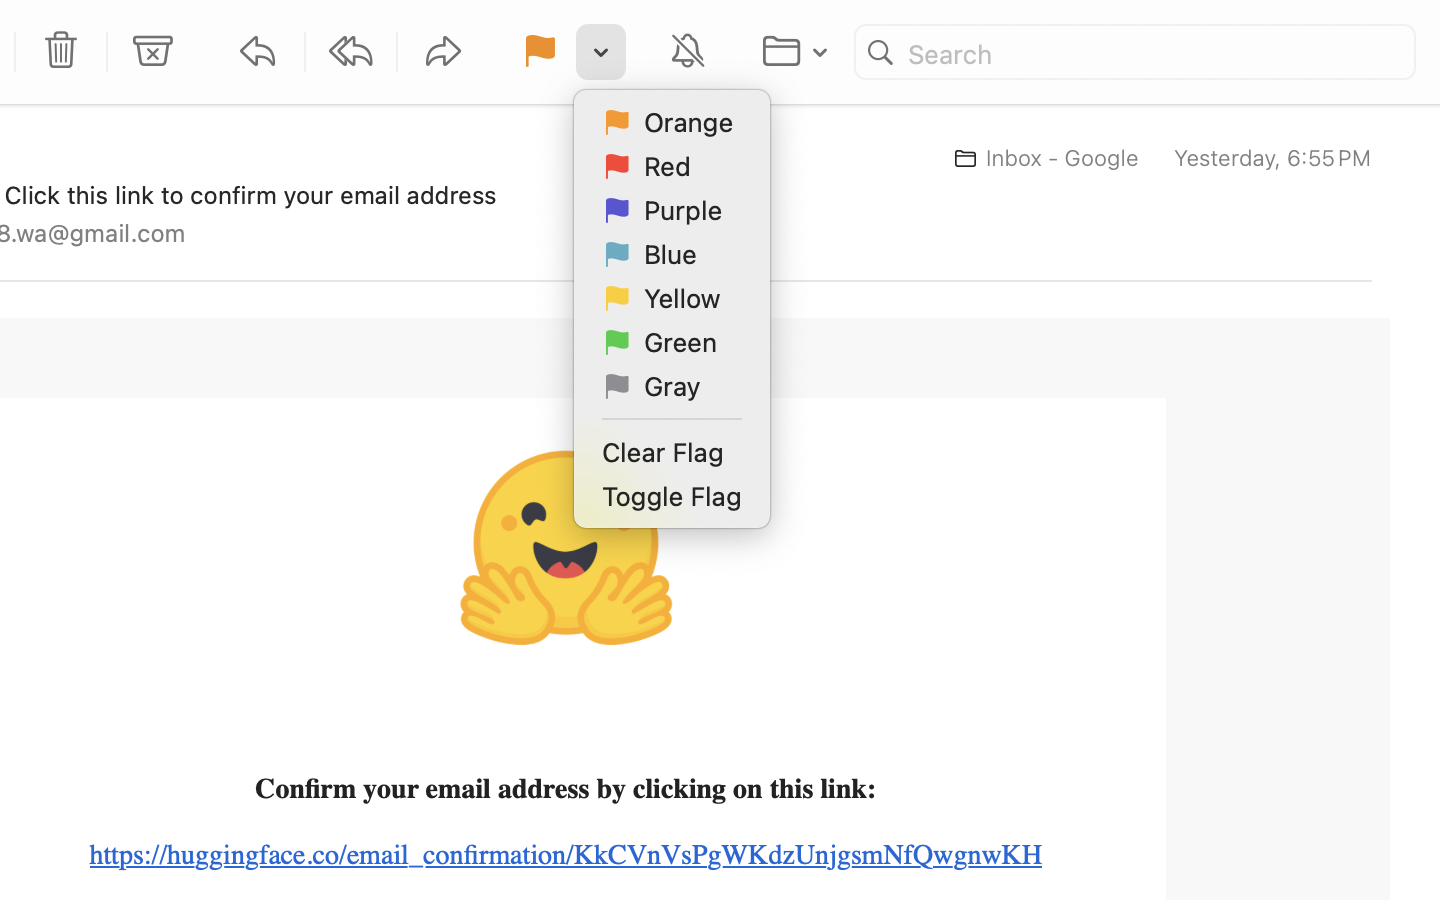 Image resolution: width=1440 pixels, height=900 pixels. I want to click on '￼Inbox - Google', so click(1039, 158).